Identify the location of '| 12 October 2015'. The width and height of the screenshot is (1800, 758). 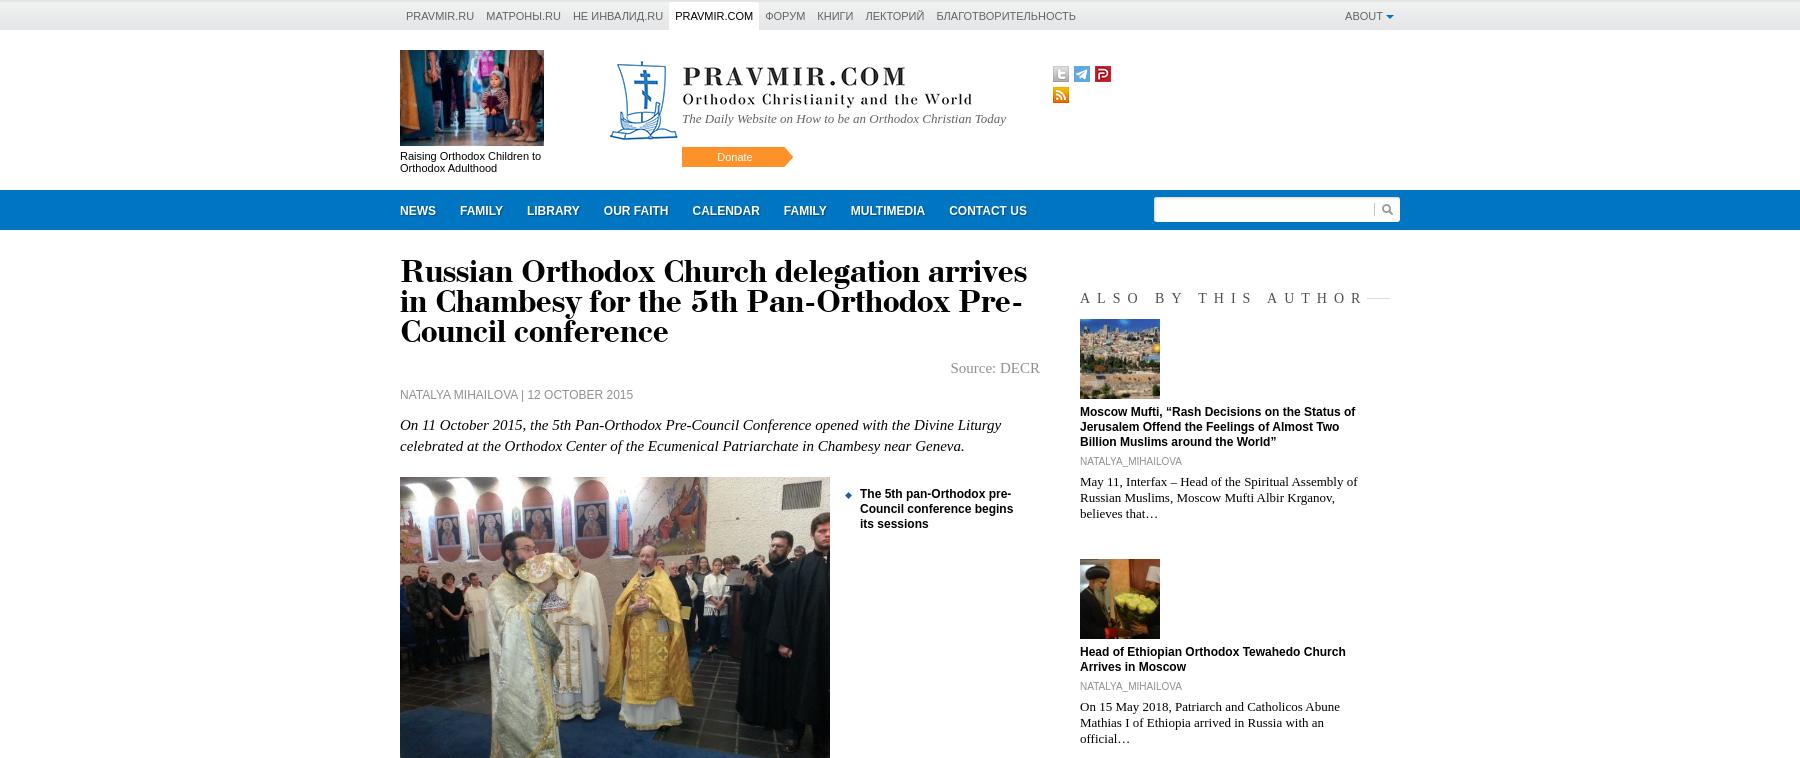
(574, 393).